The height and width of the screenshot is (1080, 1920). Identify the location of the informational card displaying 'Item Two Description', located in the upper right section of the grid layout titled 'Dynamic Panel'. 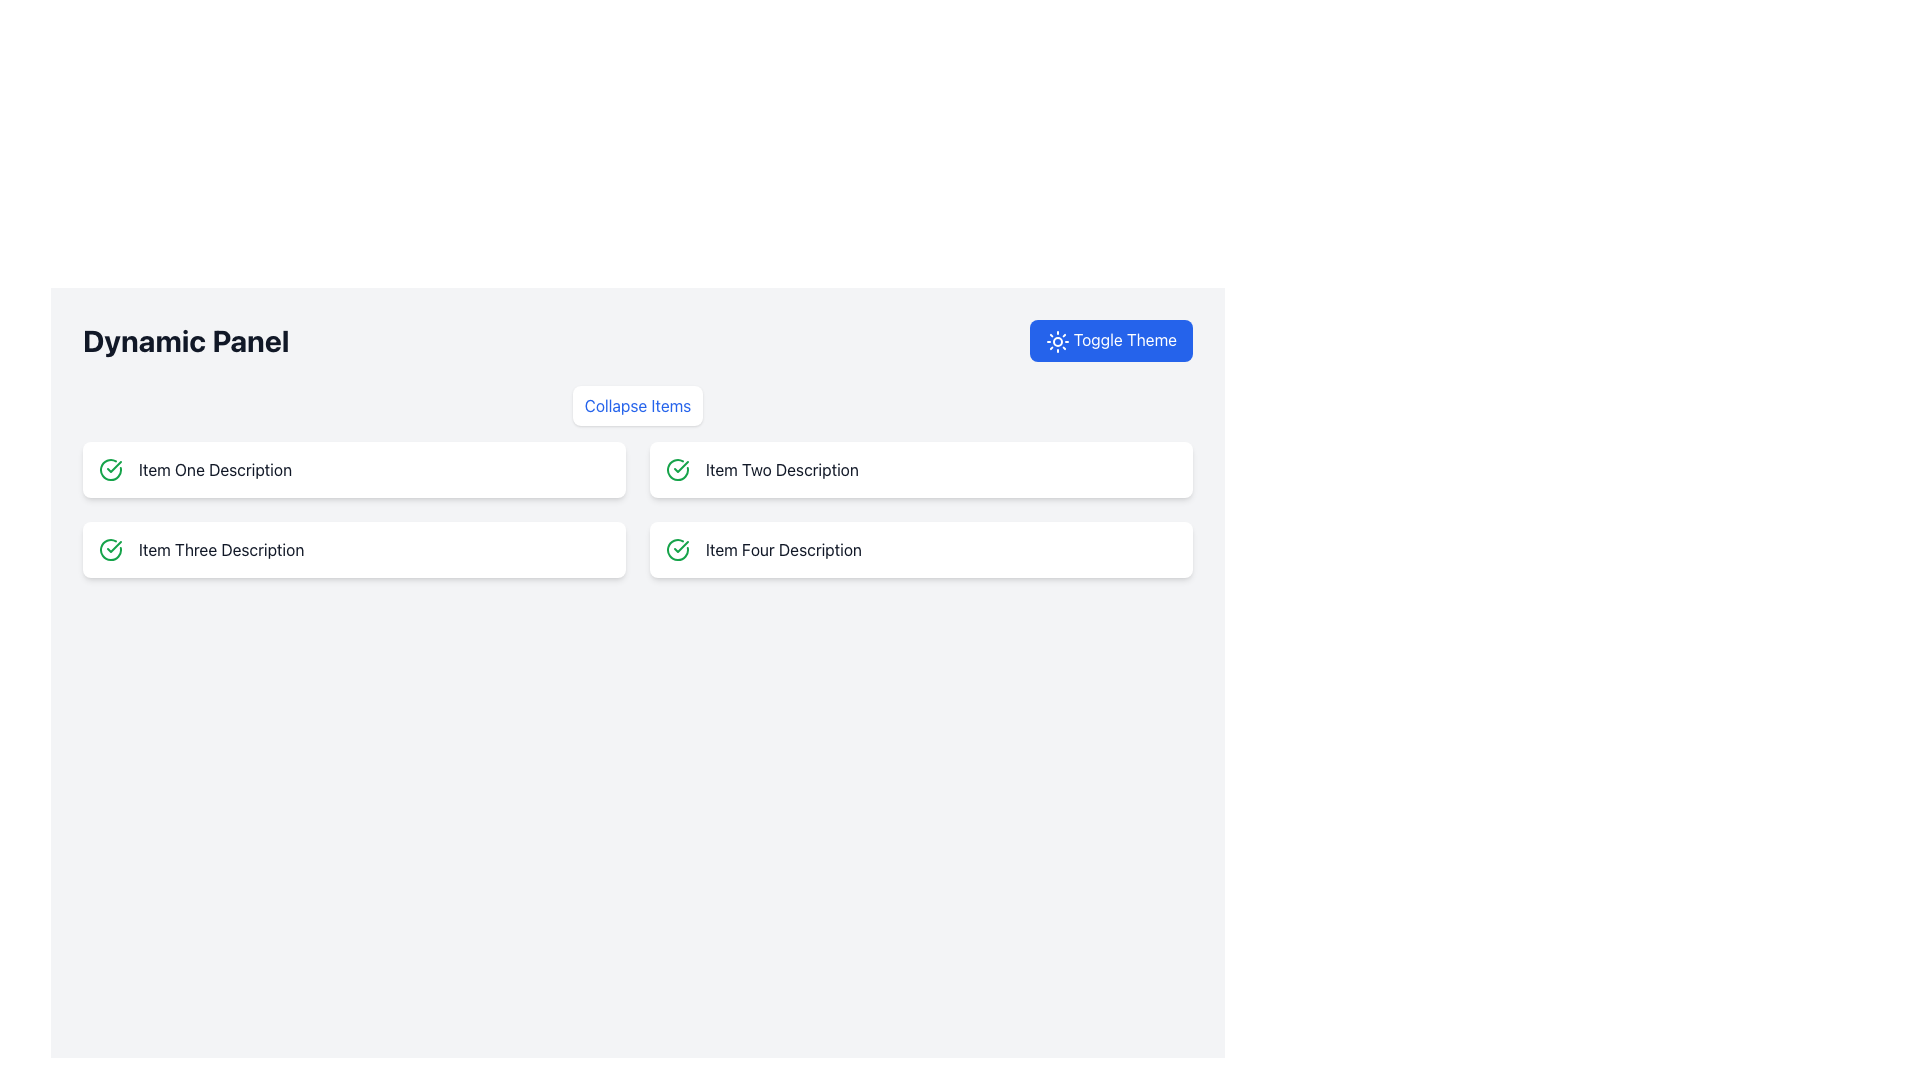
(920, 469).